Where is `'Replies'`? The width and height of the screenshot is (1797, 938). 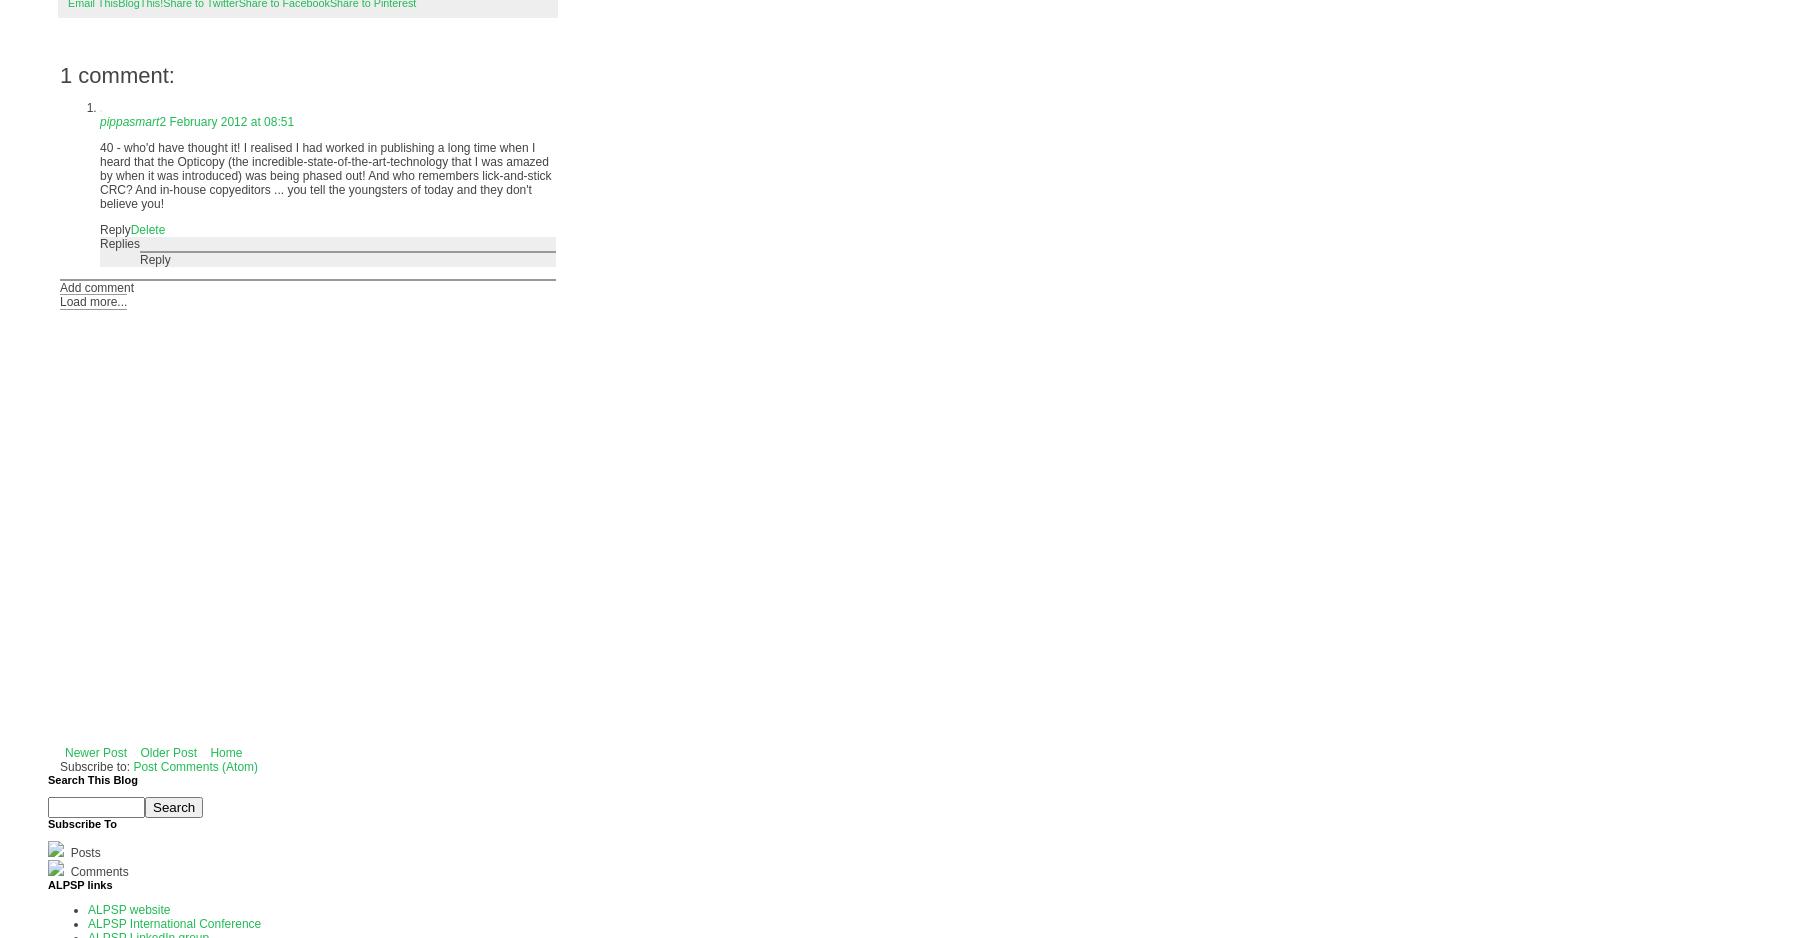 'Replies' is located at coordinates (119, 242).